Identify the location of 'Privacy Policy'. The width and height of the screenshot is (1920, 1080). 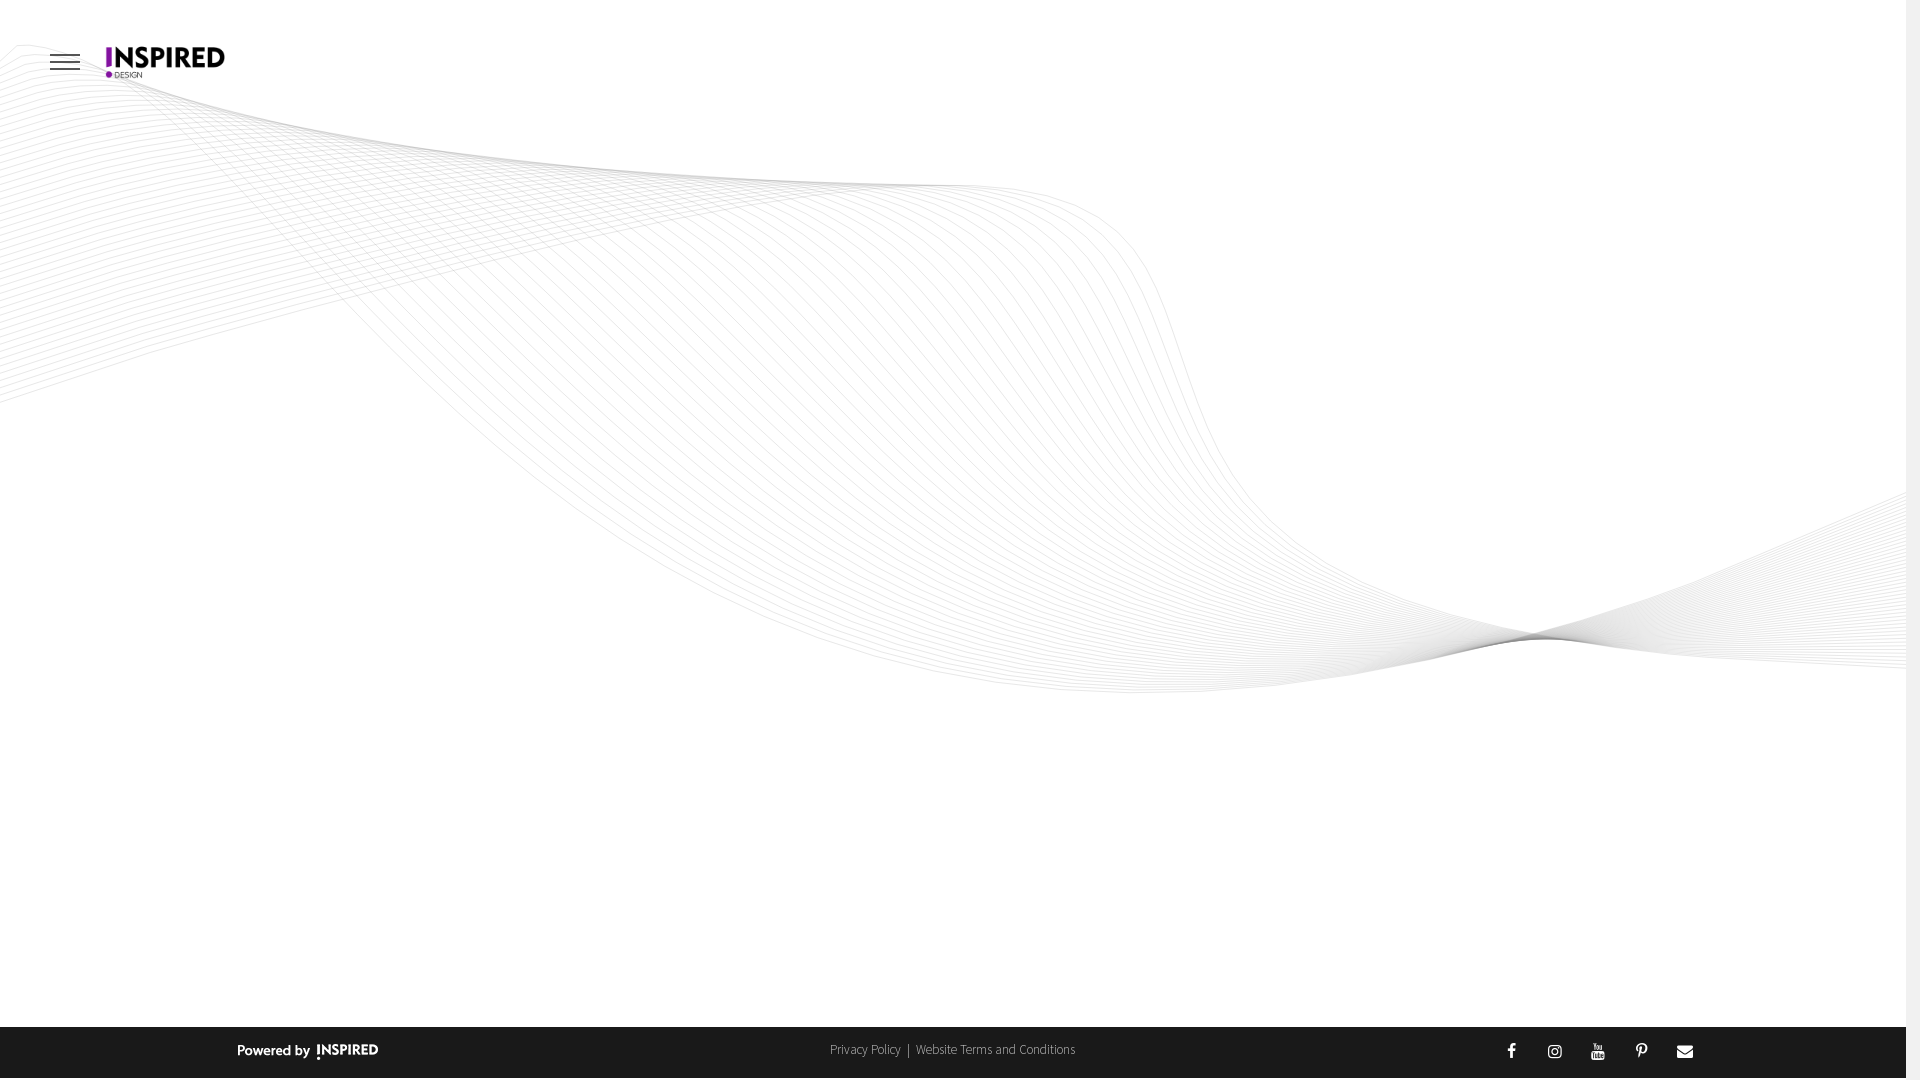
(867, 1048).